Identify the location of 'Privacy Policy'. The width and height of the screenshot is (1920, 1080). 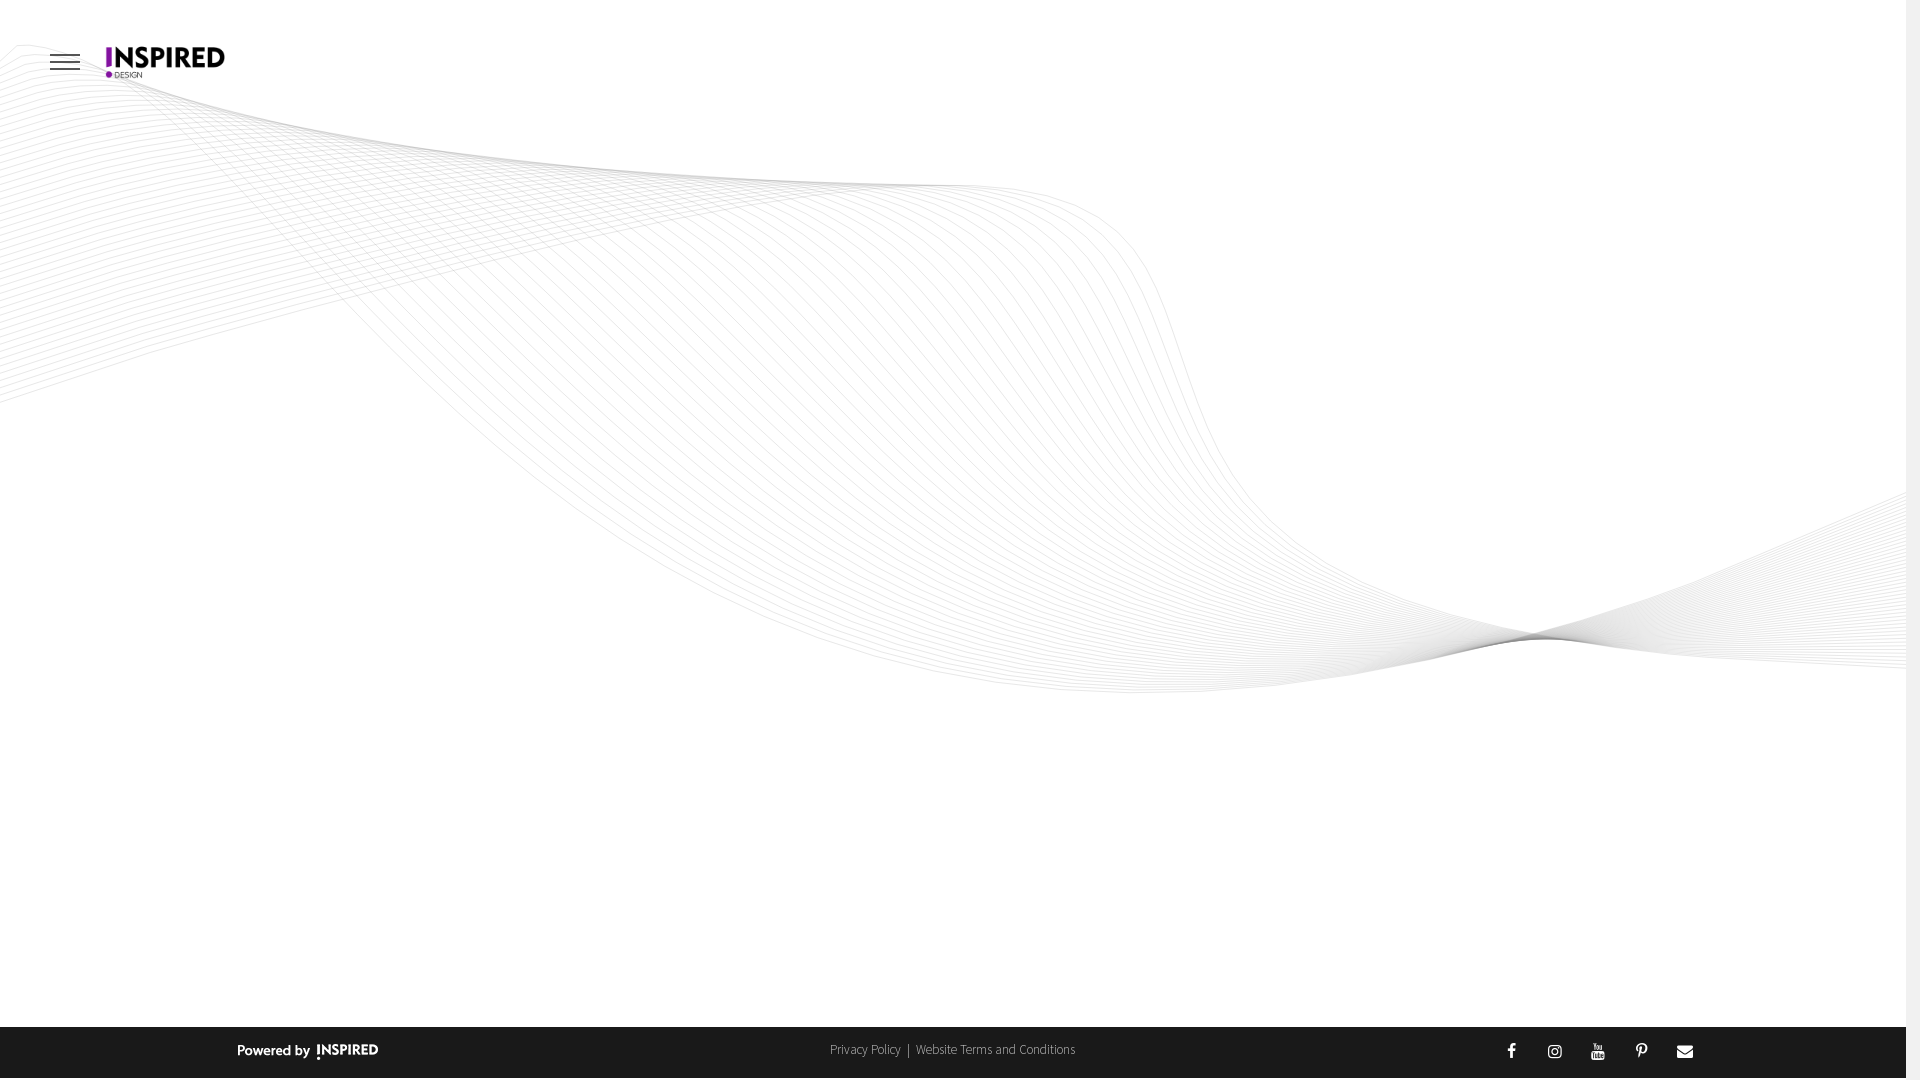
(867, 1048).